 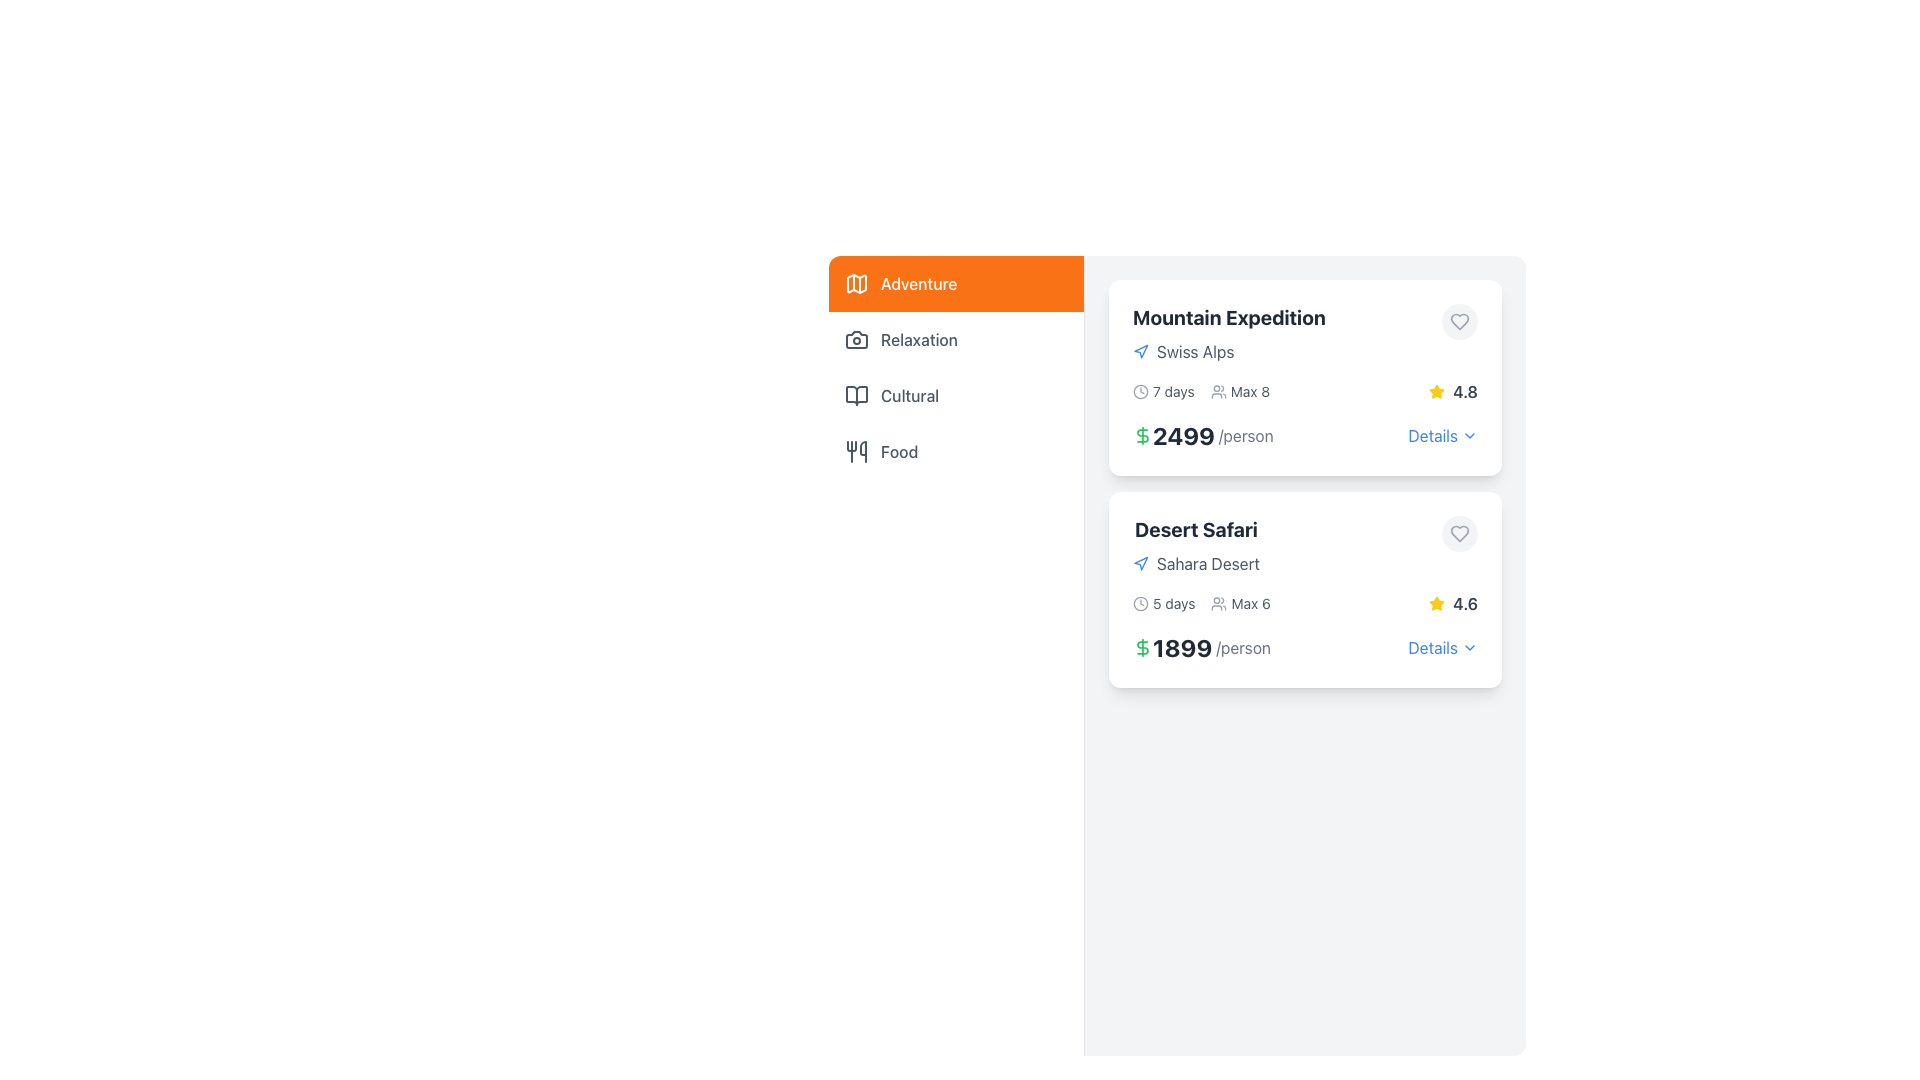 What do you see at coordinates (857, 338) in the screenshot?
I see `the 'Relaxation' icon in the sidebar, which is the left-most icon representing the 'Relaxation' category, located between the 'Adventure' and 'Cultural' sections` at bounding box center [857, 338].